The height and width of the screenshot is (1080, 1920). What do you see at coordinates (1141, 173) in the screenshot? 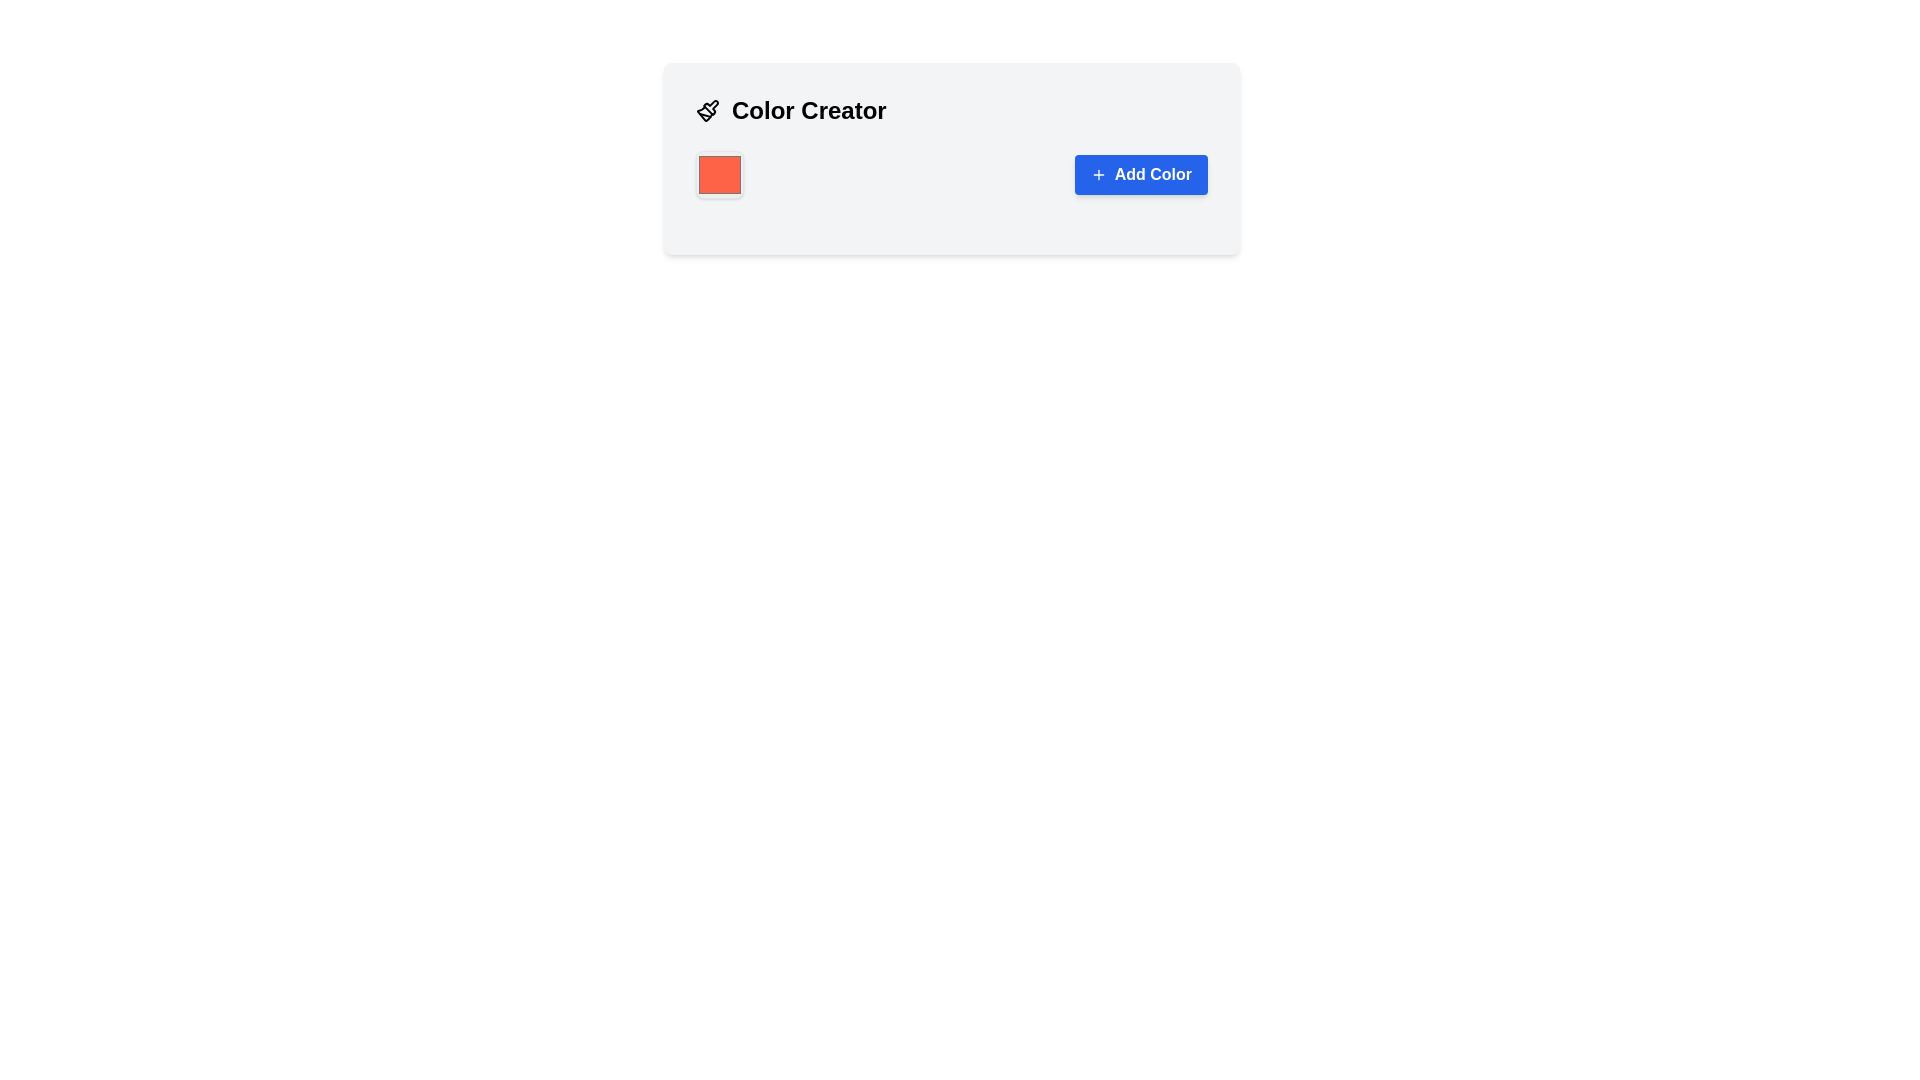
I see `the 'Add Color' button with rounded corners, blue background, and white text` at bounding box center [1141, 173].